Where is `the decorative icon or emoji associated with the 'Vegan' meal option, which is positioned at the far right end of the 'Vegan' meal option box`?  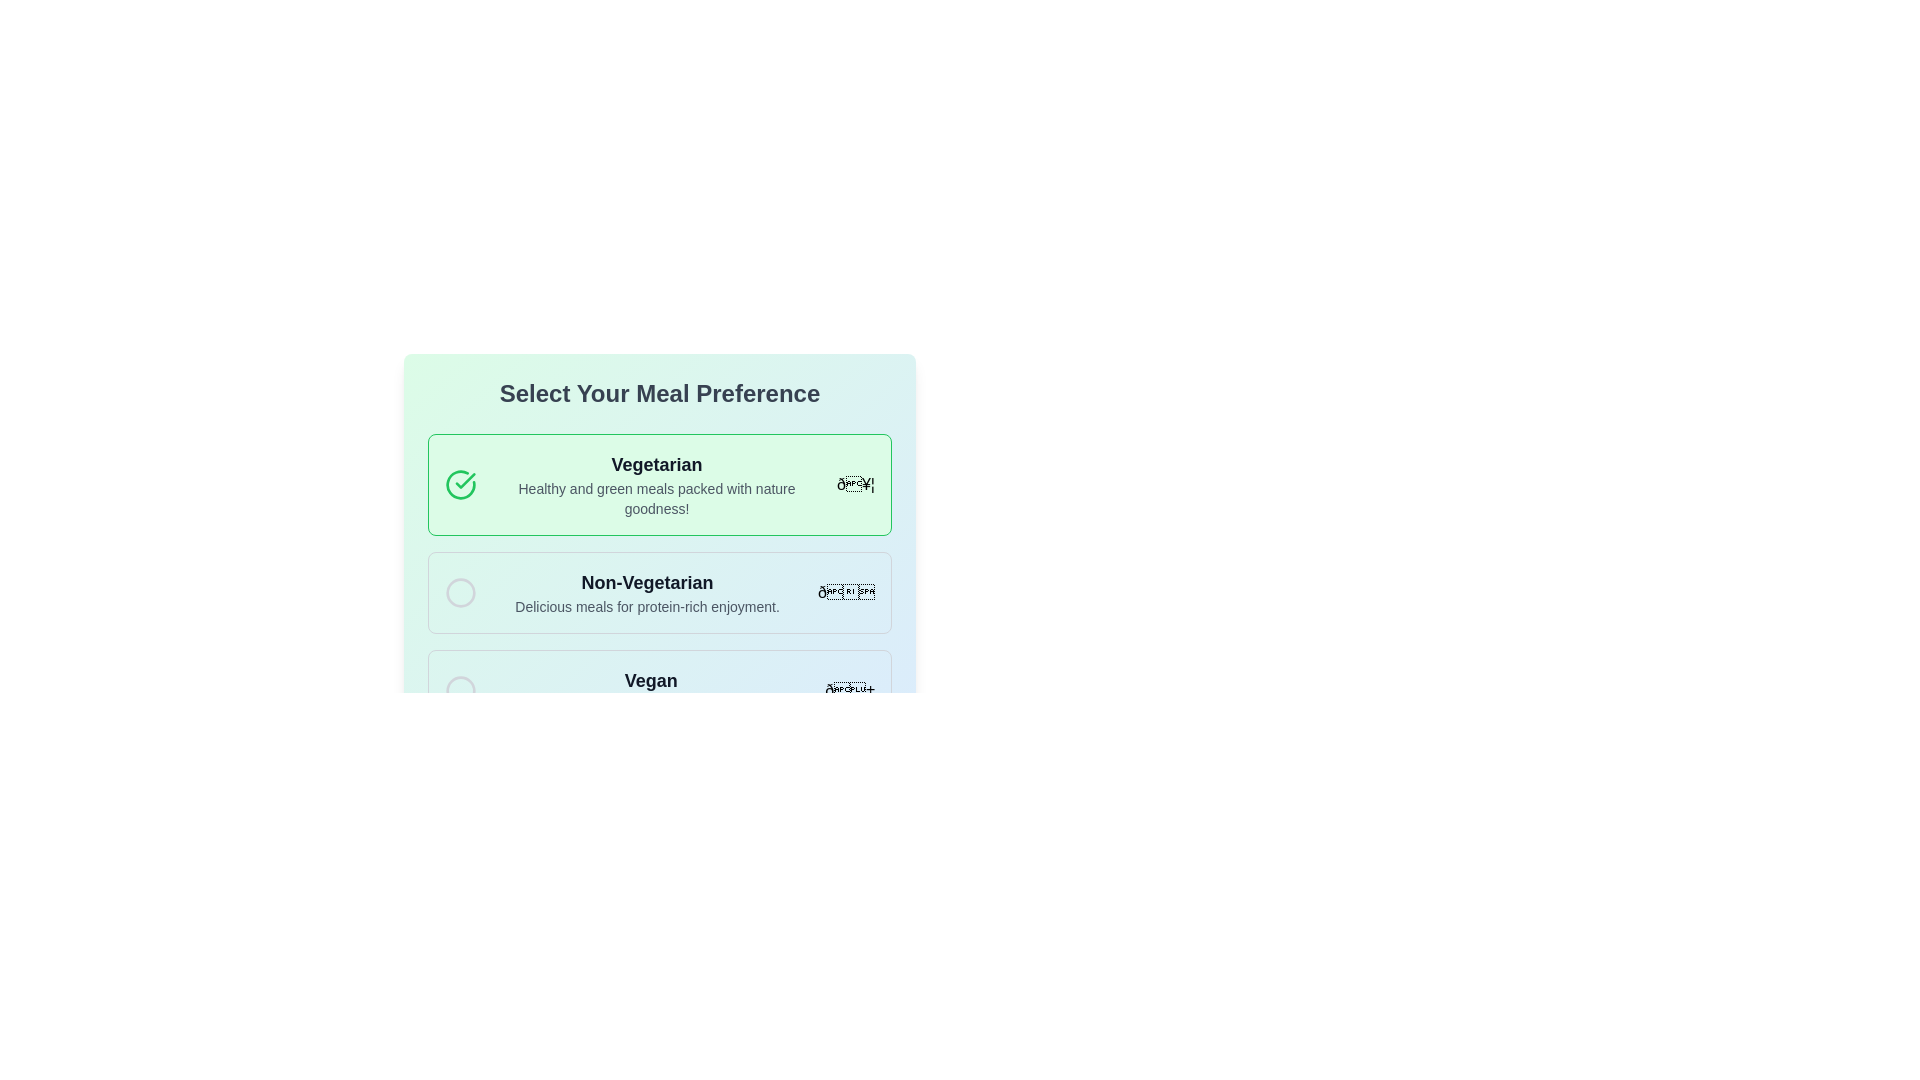
the decorative icon or emoji associated with the 'Vegan' meal option, which is positioned at the far right end of the 'Vegan' meal option box is located at coordinates (849, 689).